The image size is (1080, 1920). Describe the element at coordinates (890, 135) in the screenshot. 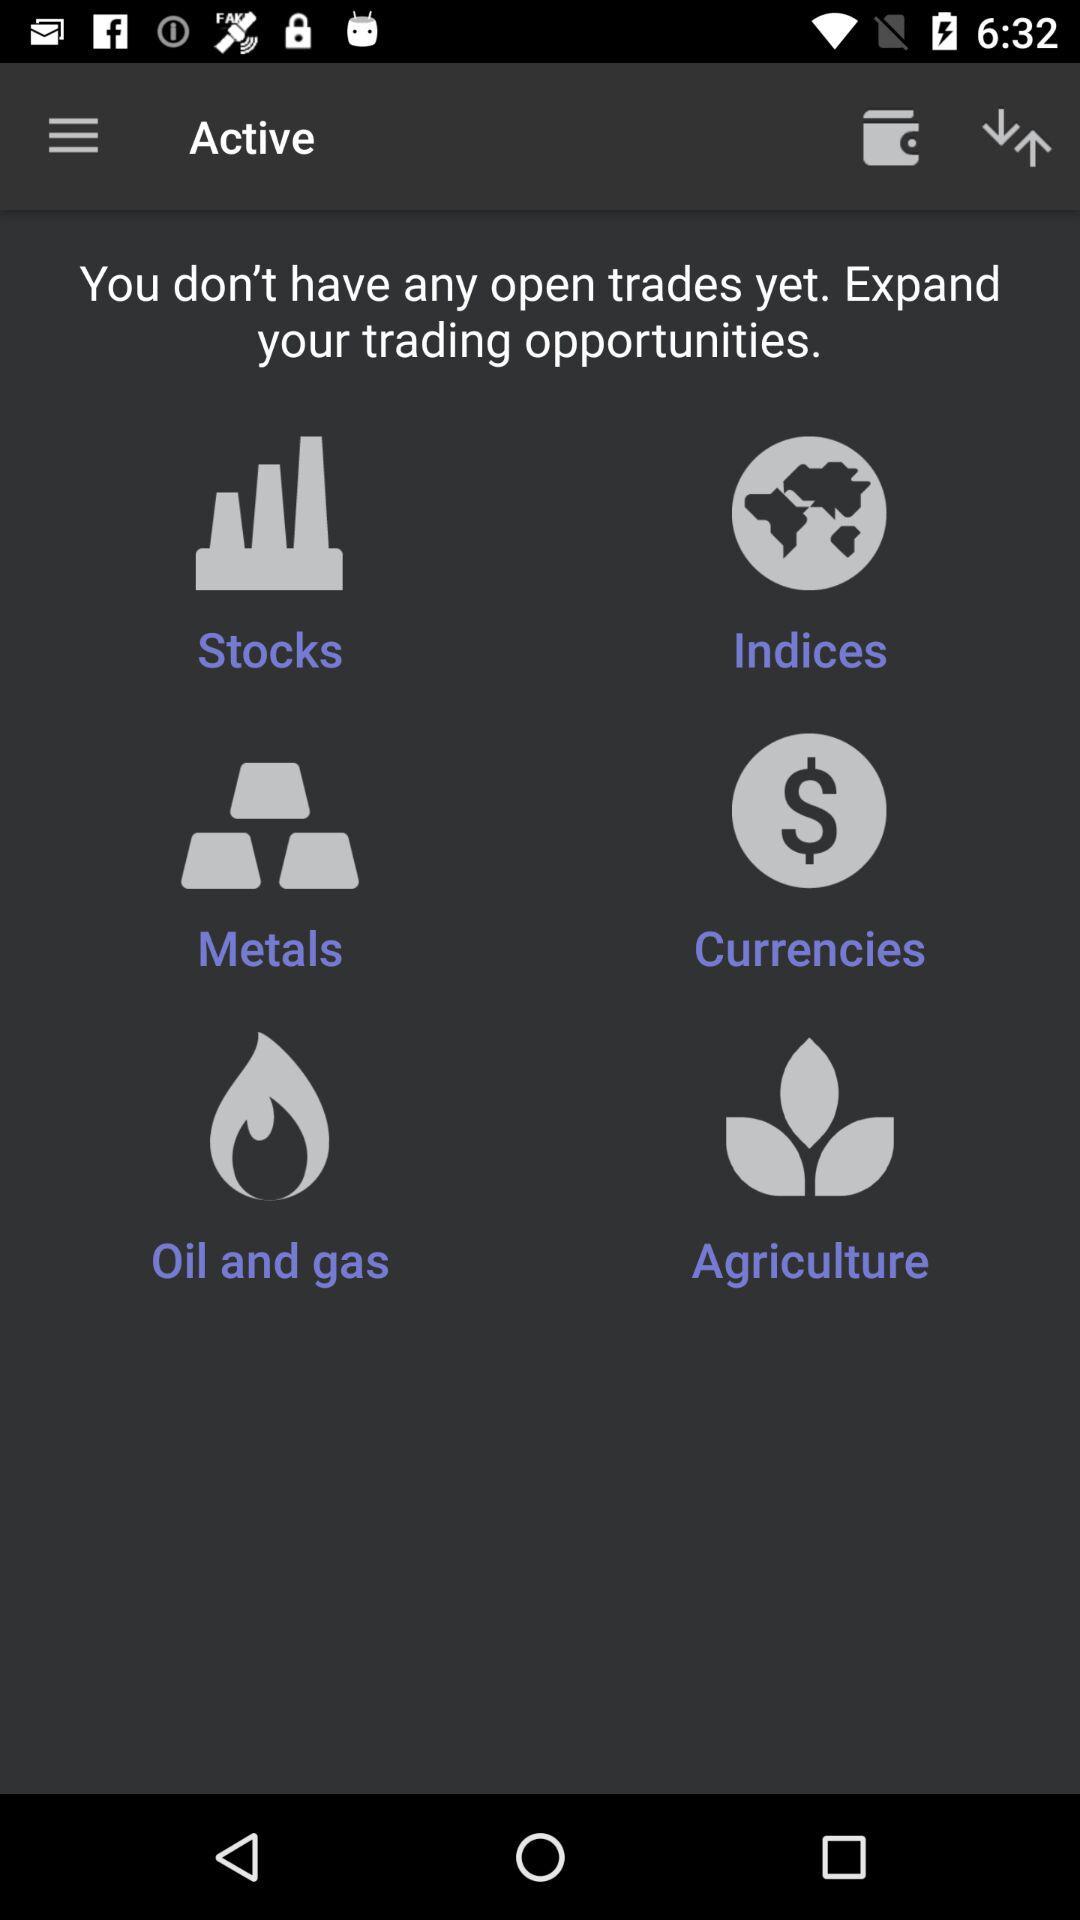

I see `the item next to the active icon` at that location.